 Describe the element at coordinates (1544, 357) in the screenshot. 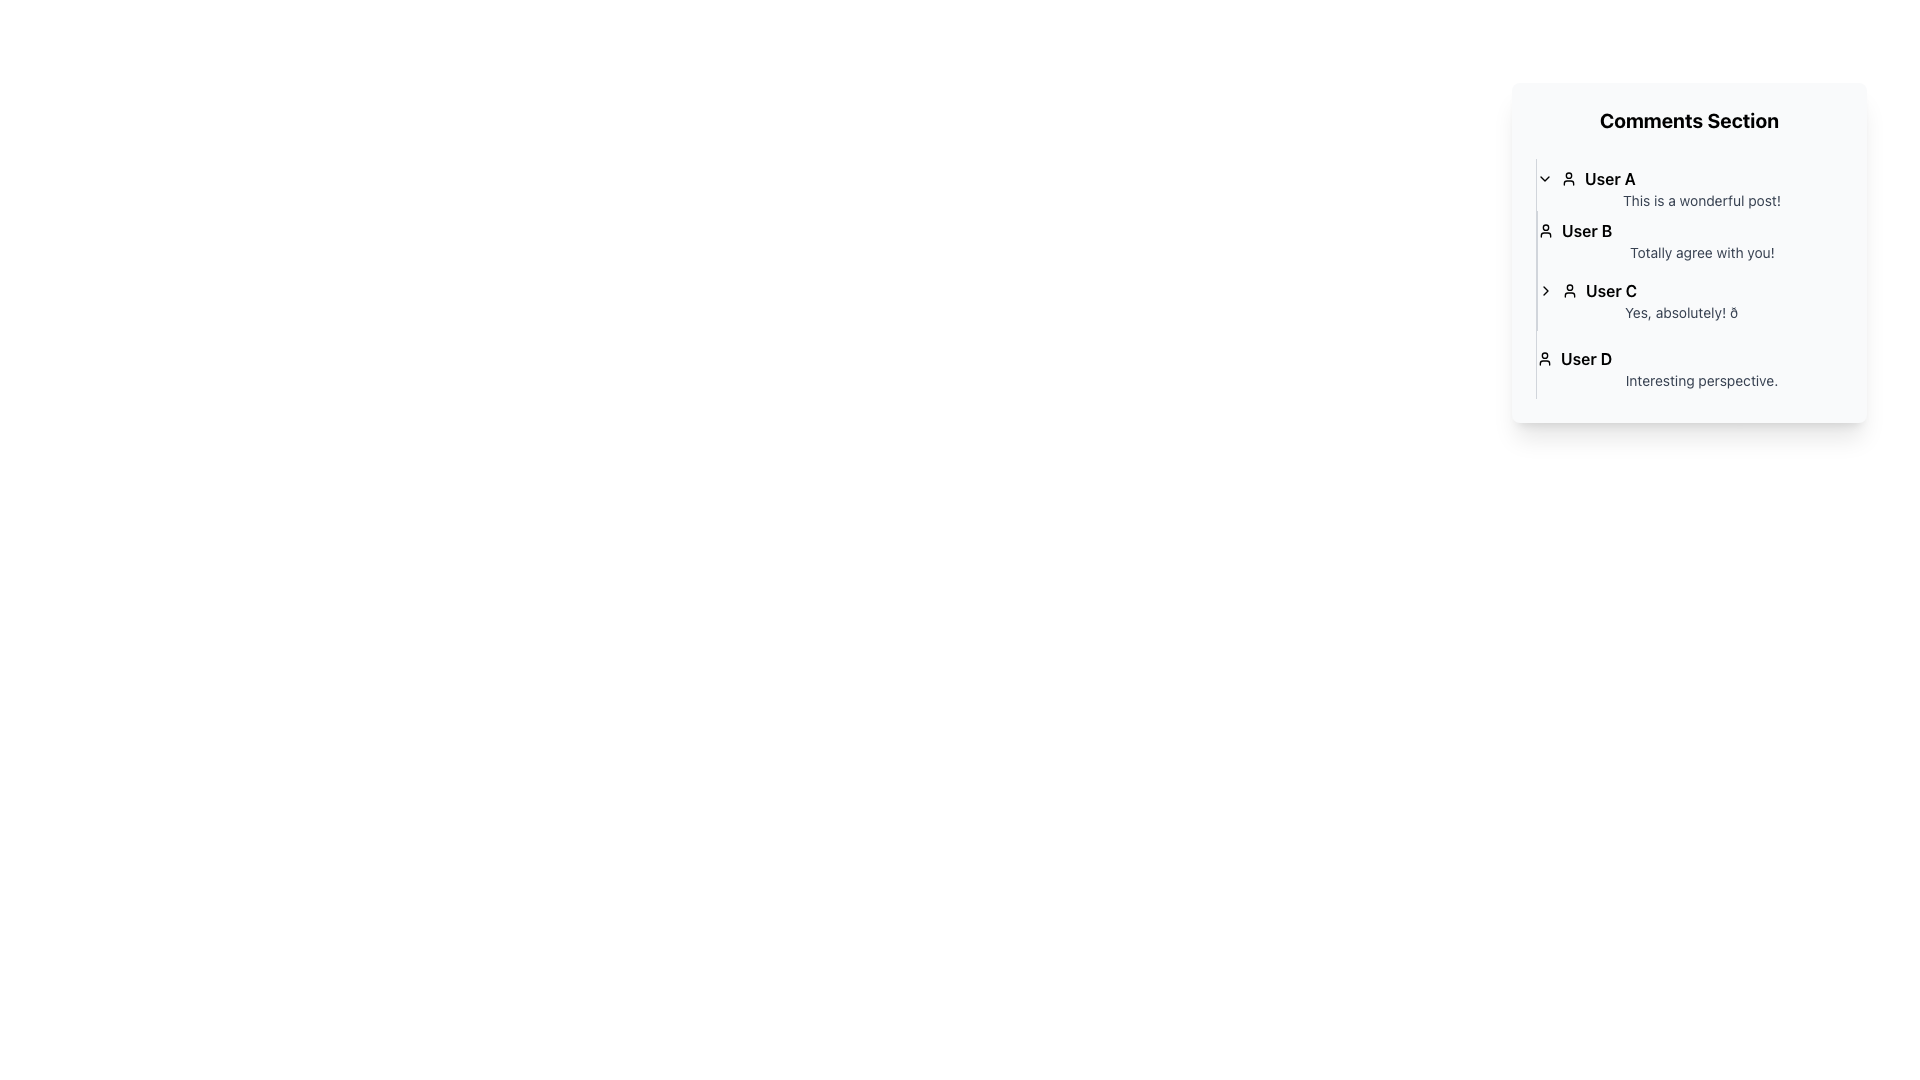

I see `the user icon that depicts a circular head and simplified body representation, located to the left of the text 'User D' in the Comments Section` at that location.